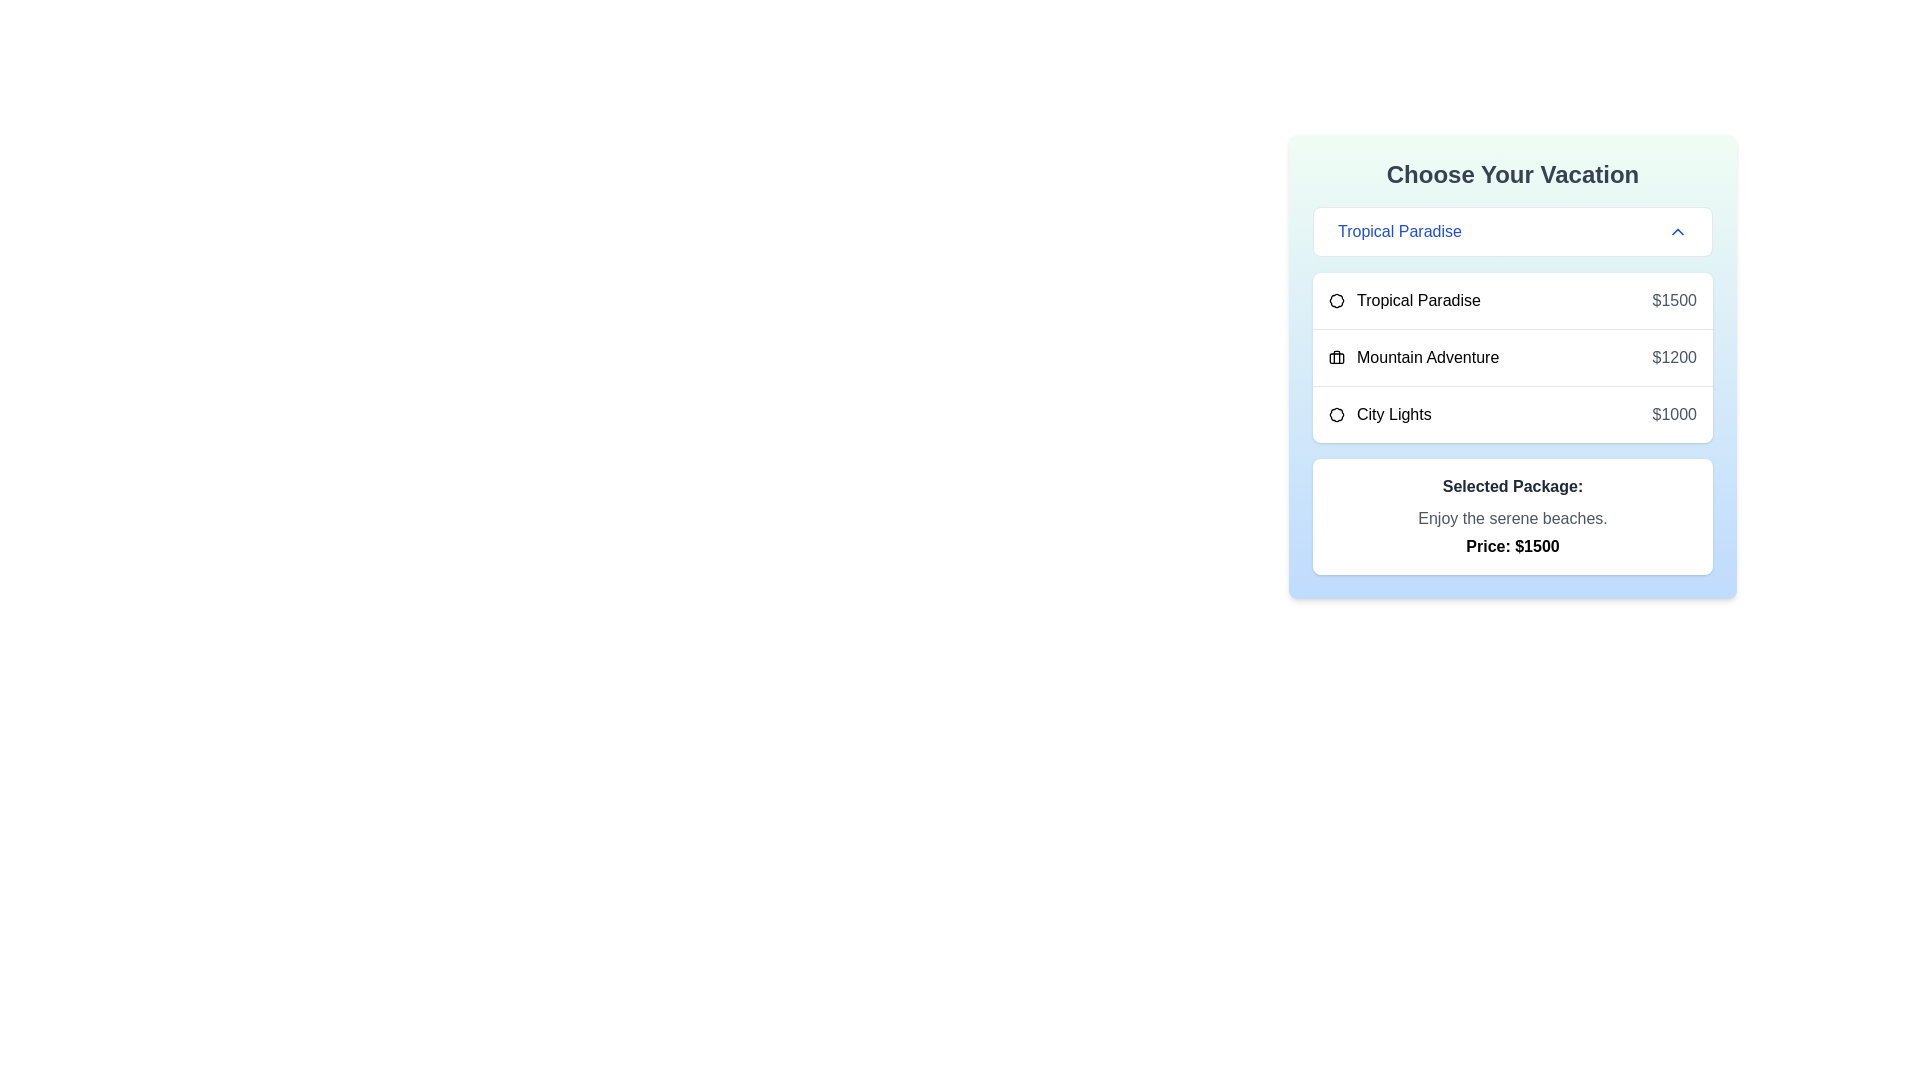  What do you see at coordinates (1337, 356) in the screenshot?
I see `the 'Mountain Adventure' option icon, which is a decorative component within an SVG located in the second line of the options list` at bounding box center [1337, 356].